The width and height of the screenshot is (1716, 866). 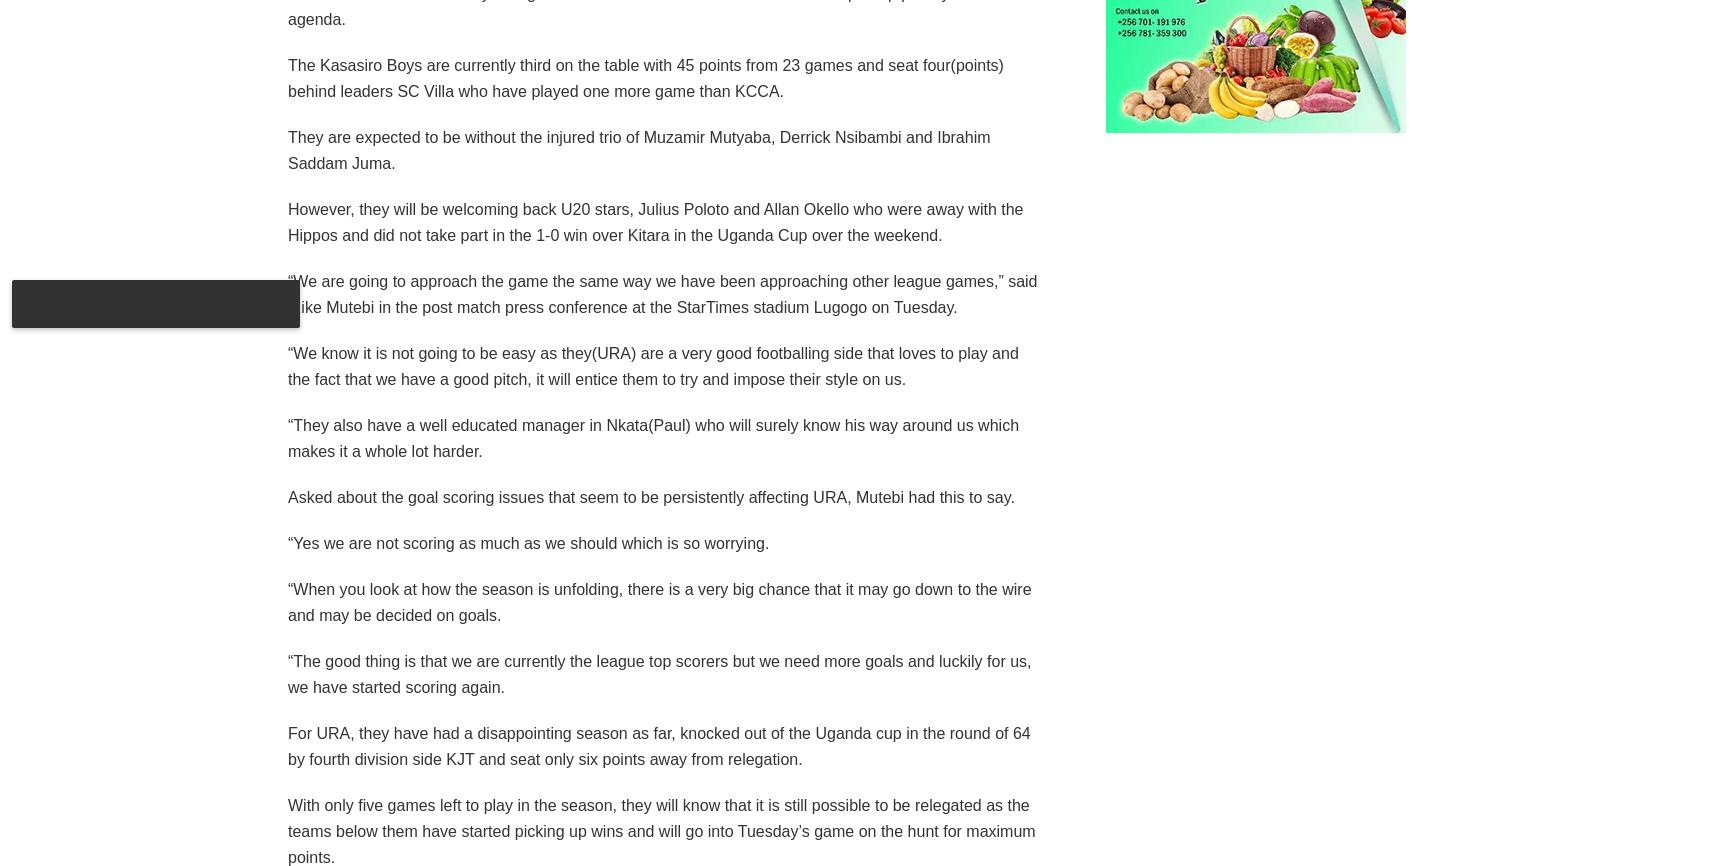 What do you see at coordinates (286, 672) in the screenshot?
I see `'“The good thing is that we are currently the league top scorers but we need more goals and luckily for us, we have started scoring again.'` at bounding box center [286, 672].